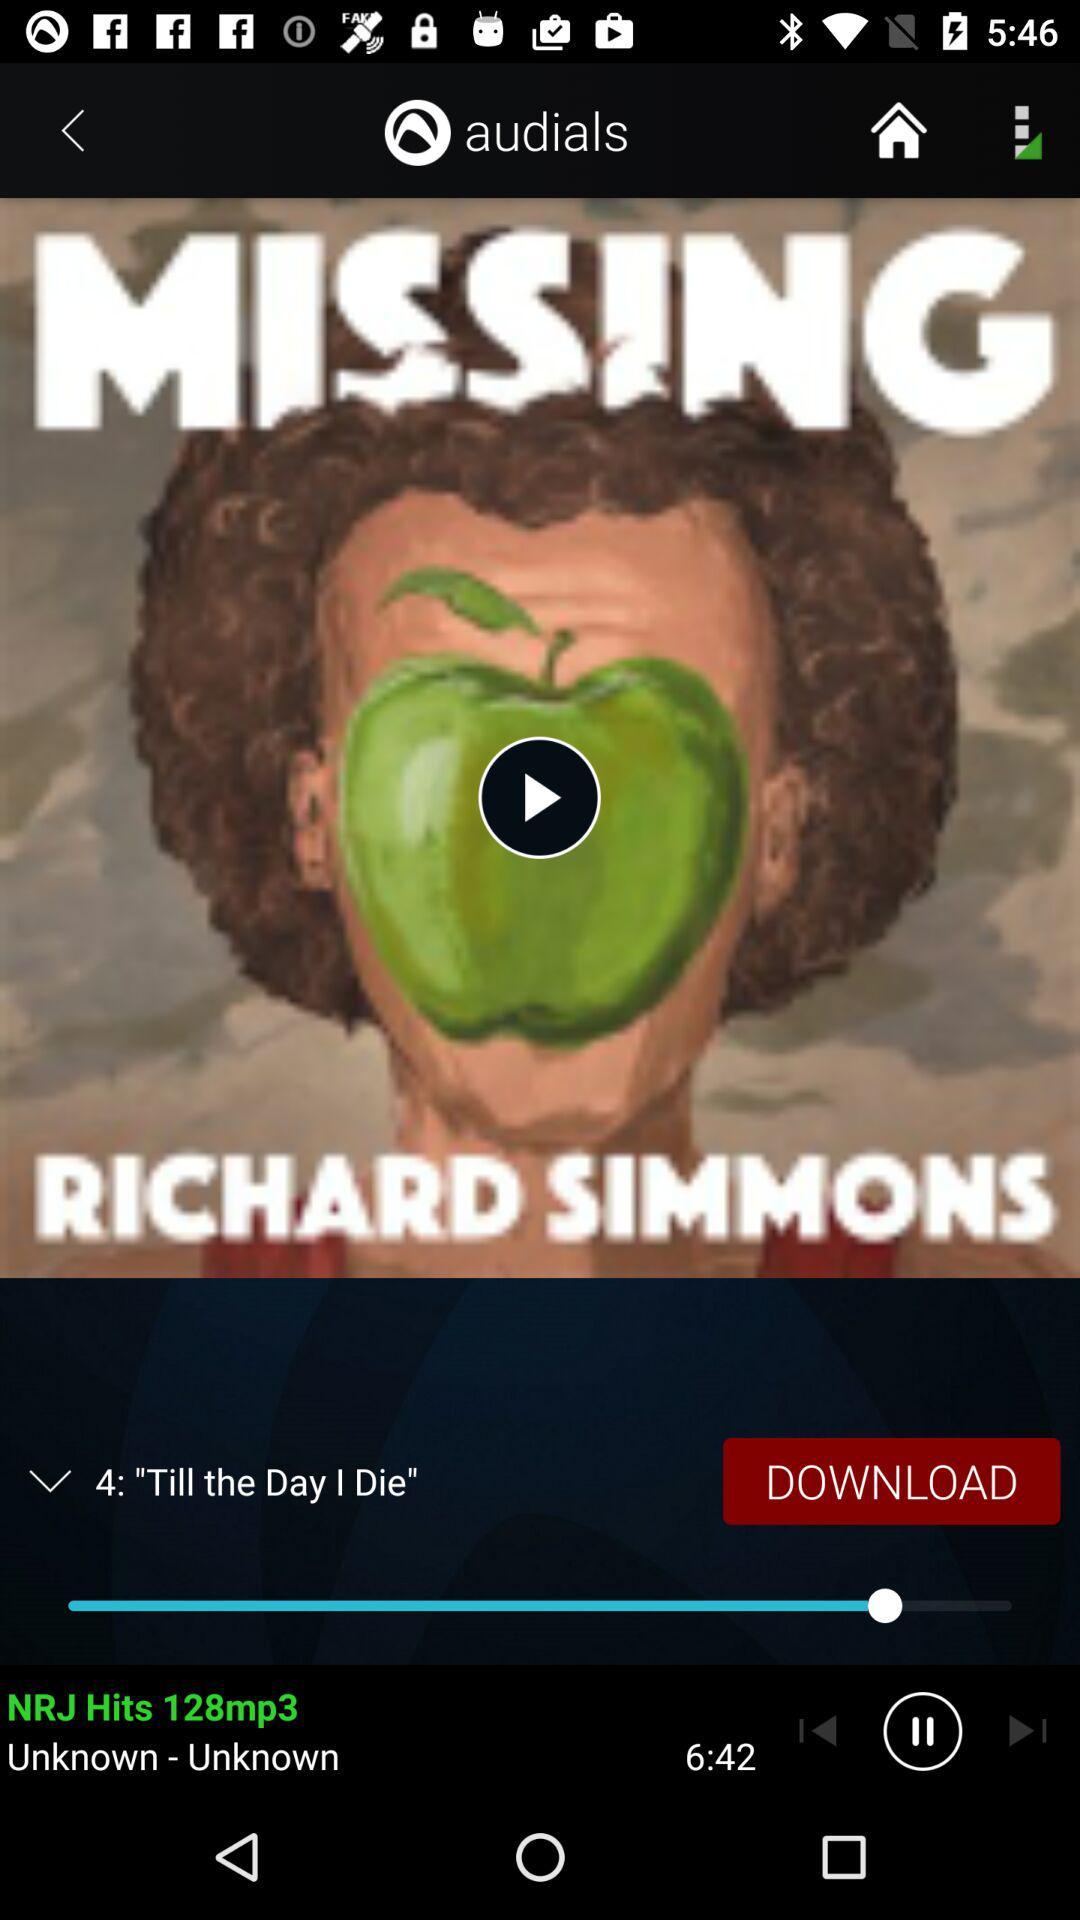 The image size is (1080, 1920). What do you see at coordinates (538, 796) in the screenshot?
I see `the icon above the 4 till the` at bounding box center [538, 796].